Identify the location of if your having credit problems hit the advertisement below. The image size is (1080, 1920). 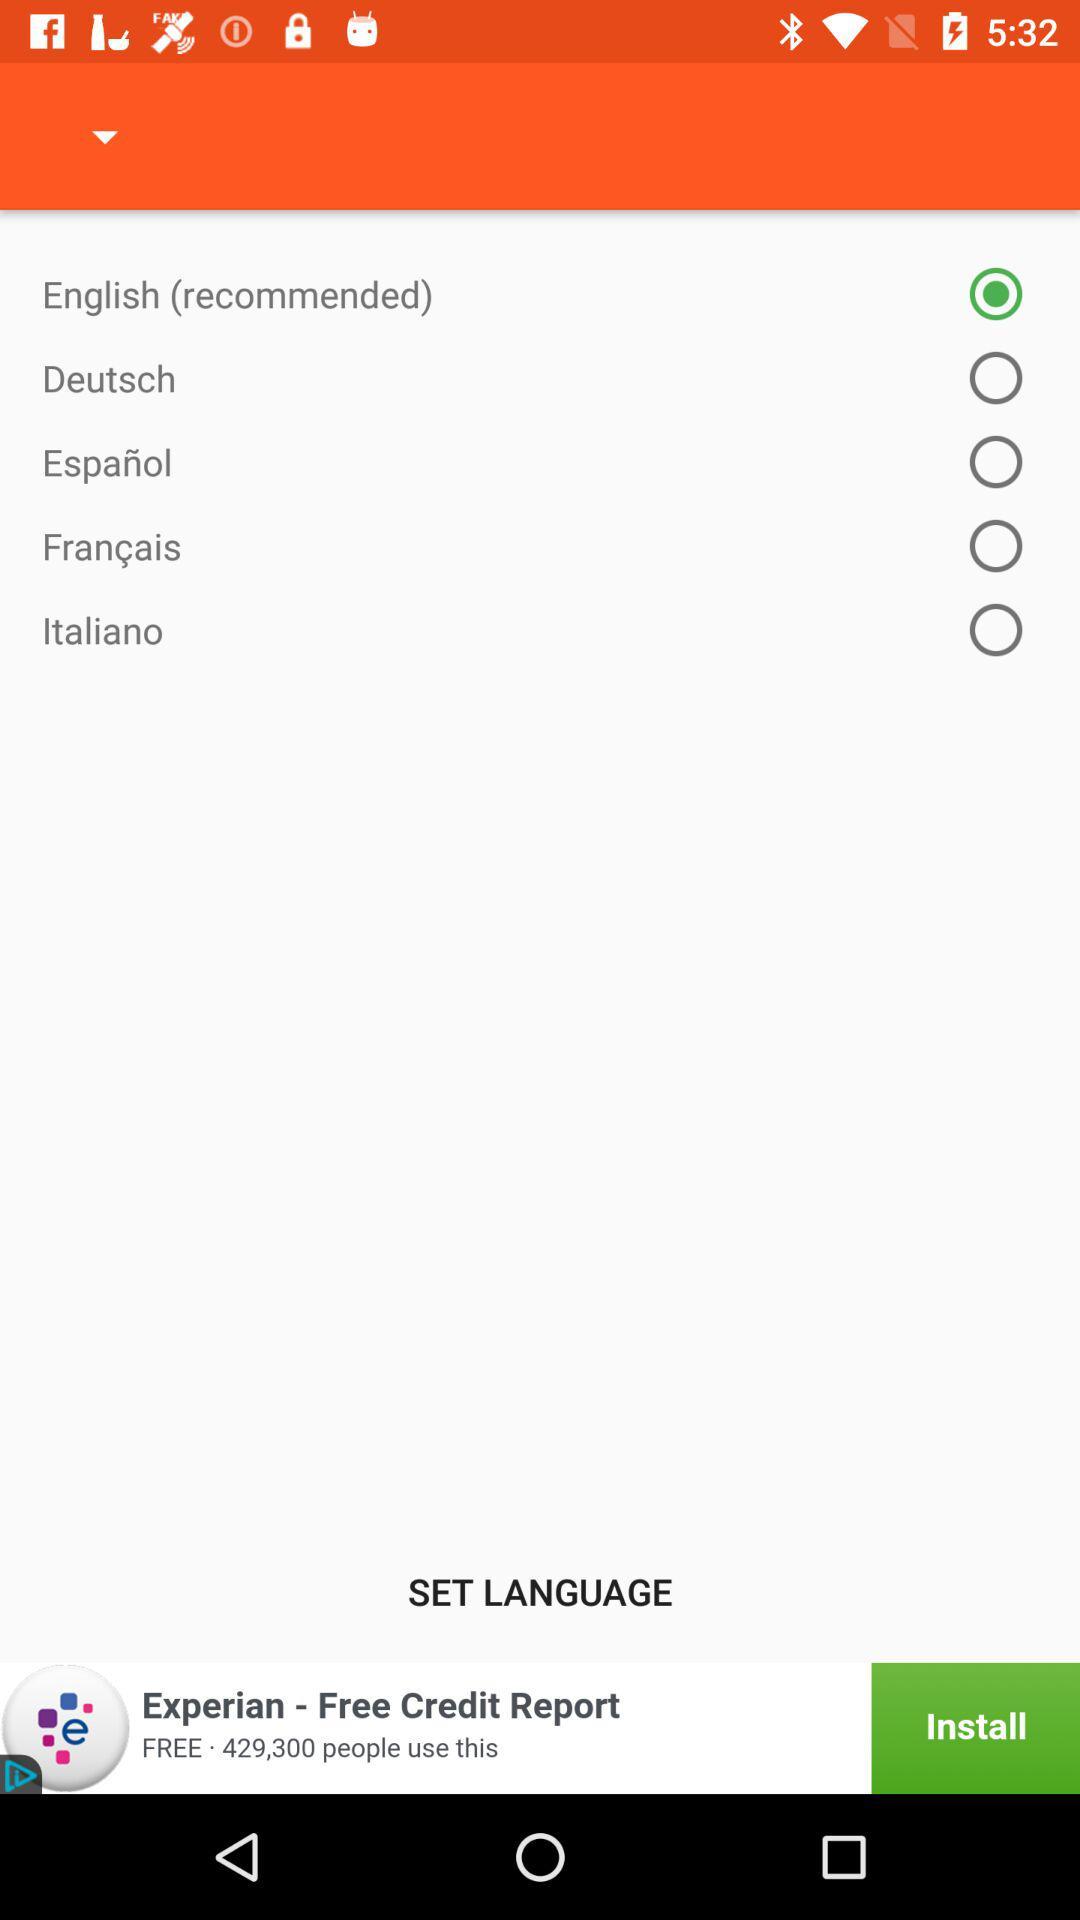
(540, 1727).